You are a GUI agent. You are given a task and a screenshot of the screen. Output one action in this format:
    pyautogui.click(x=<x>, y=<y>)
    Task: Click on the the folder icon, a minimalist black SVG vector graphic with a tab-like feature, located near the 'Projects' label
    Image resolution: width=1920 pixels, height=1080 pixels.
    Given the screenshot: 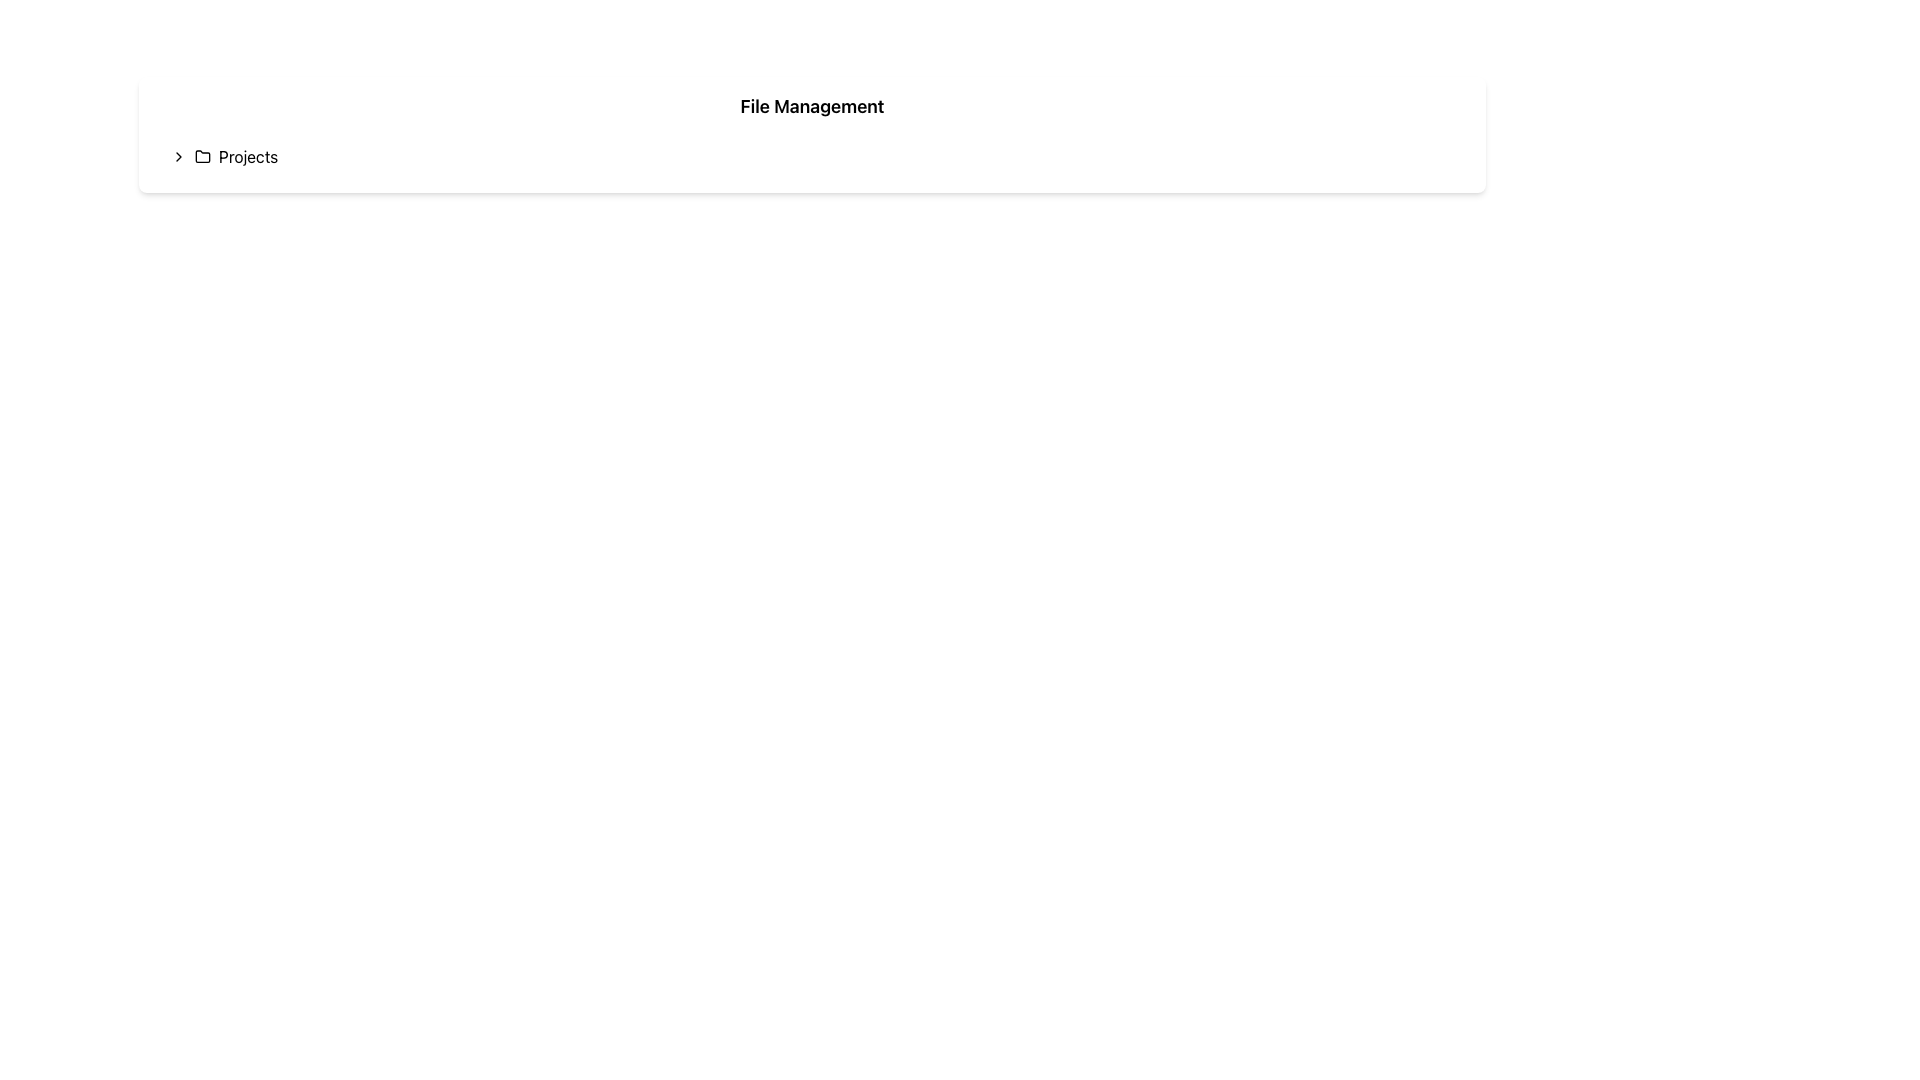 What is the action you would take?
    pyautogui.click(x=202, y=154)
    